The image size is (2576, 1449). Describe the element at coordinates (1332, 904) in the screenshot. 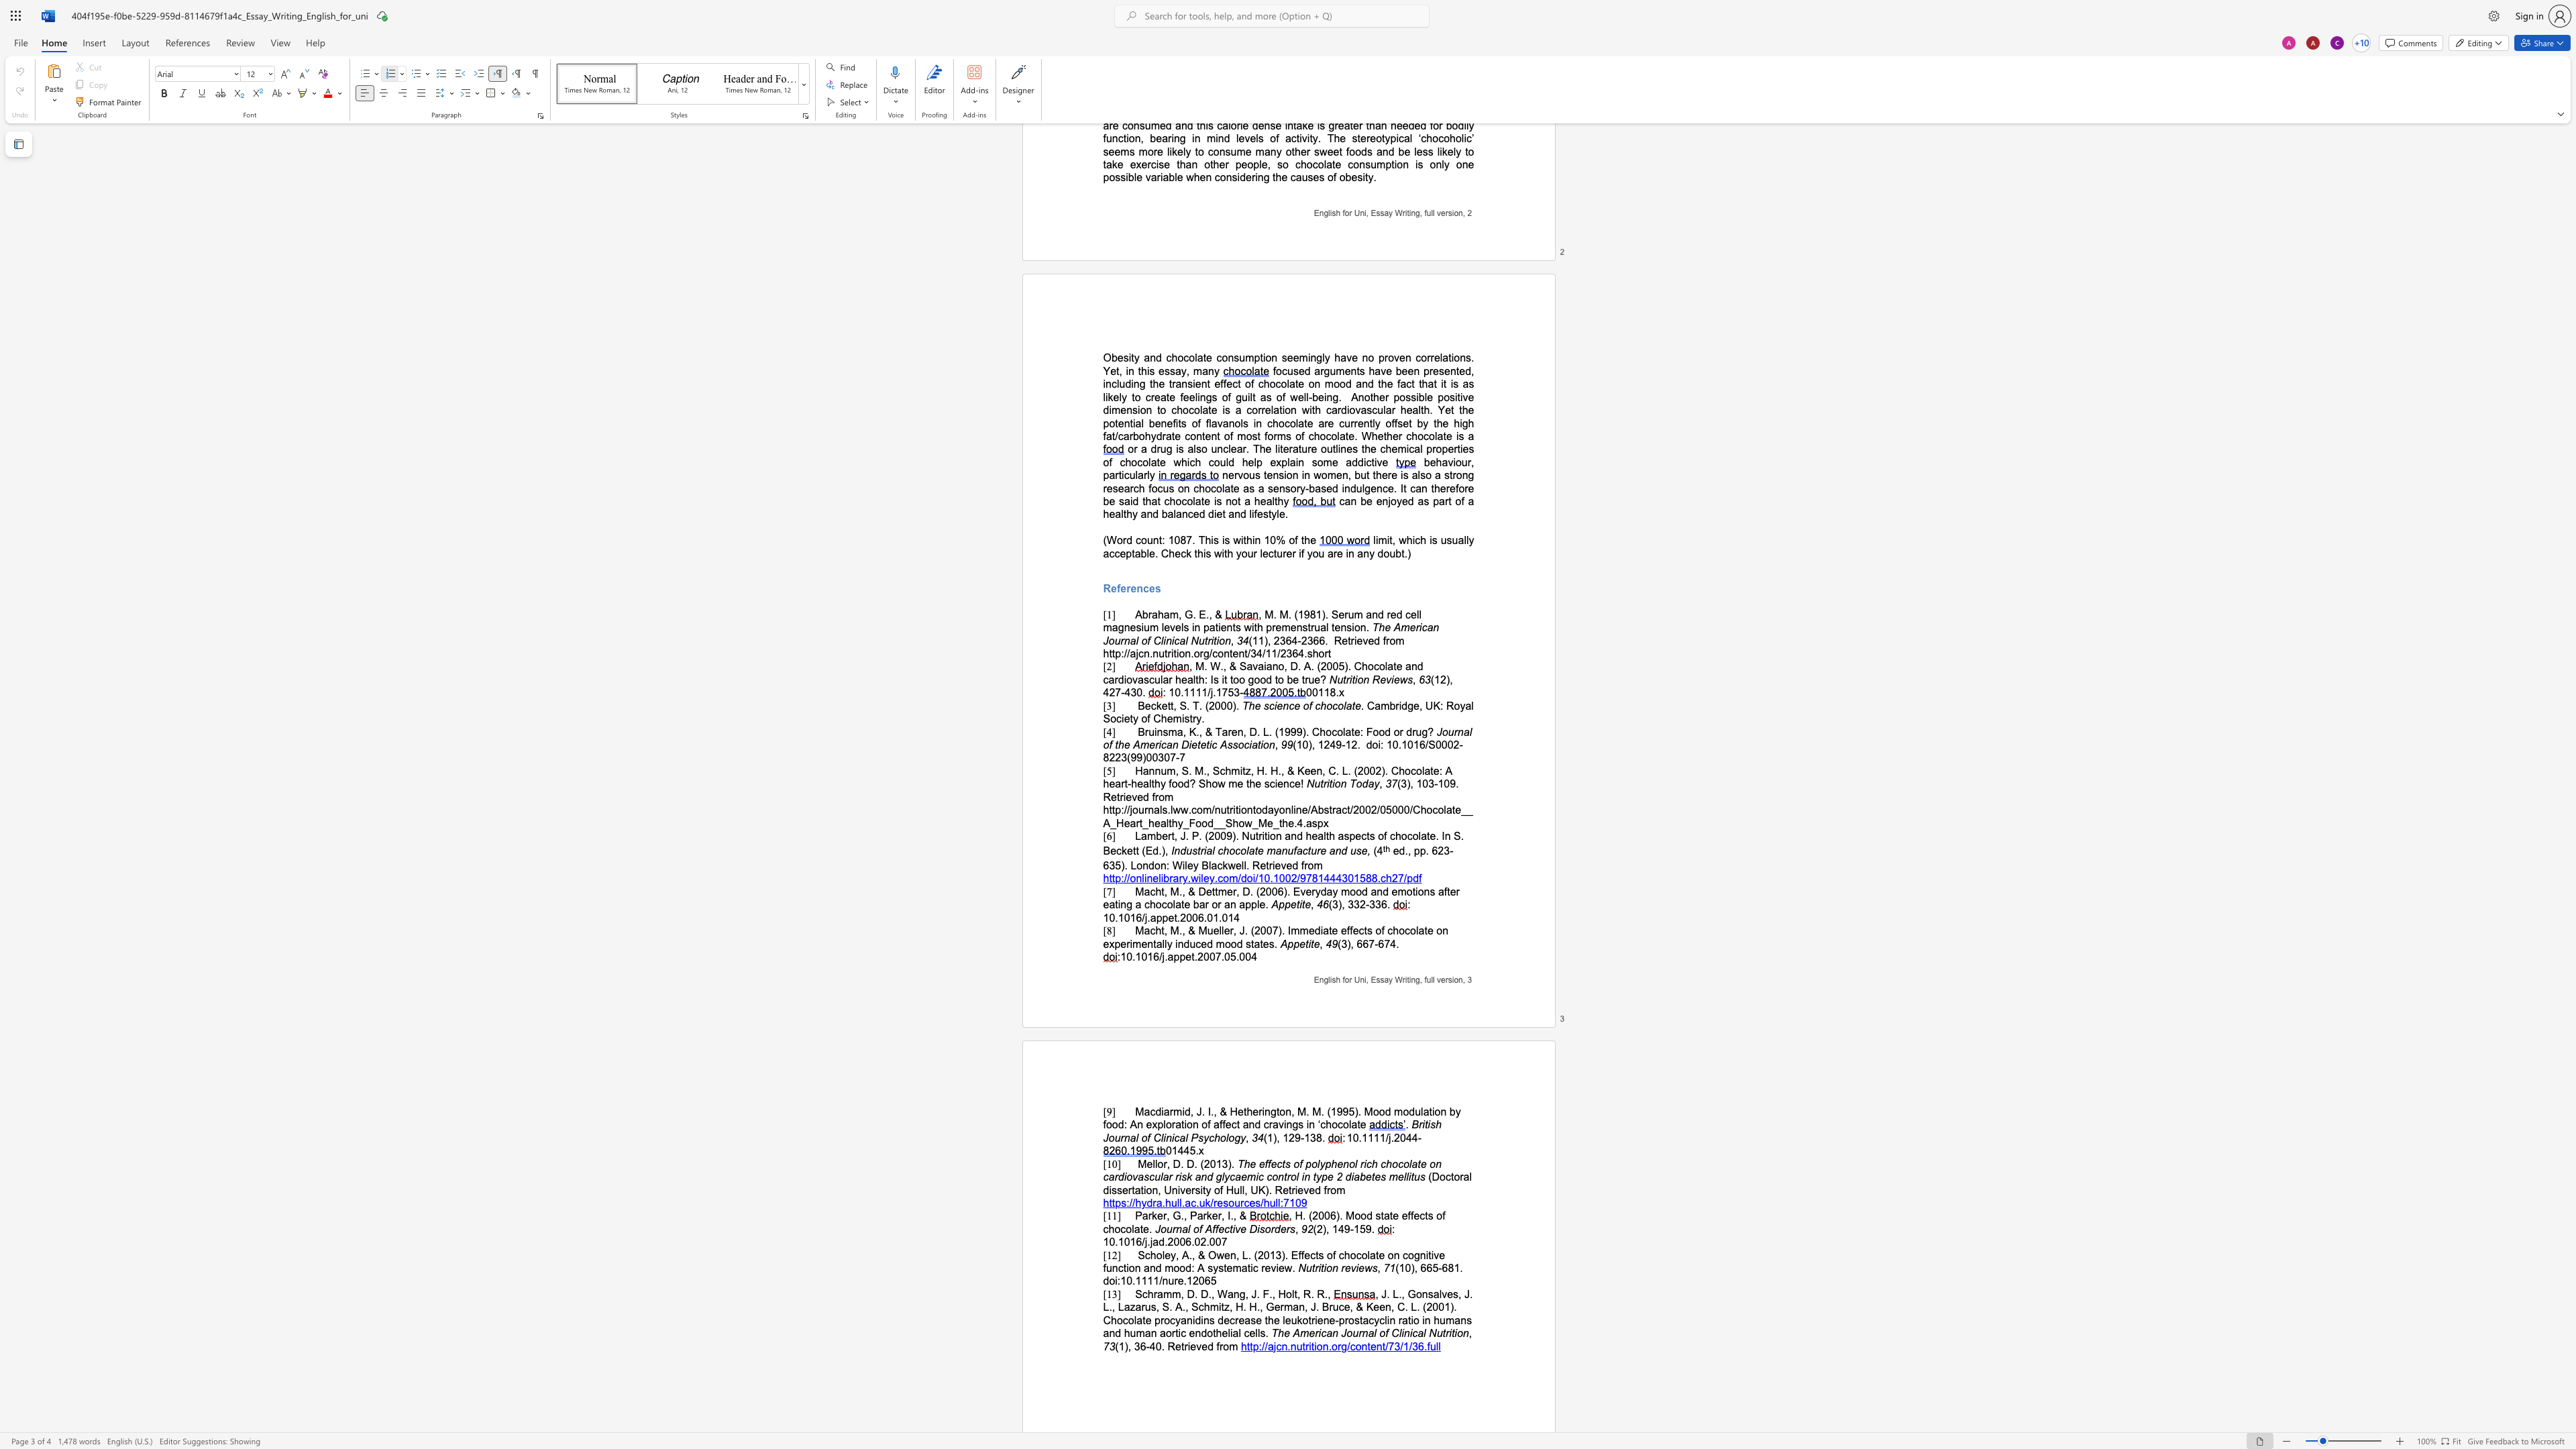

I see `the space between the continuous character "(" and "3" in the text` at that location.